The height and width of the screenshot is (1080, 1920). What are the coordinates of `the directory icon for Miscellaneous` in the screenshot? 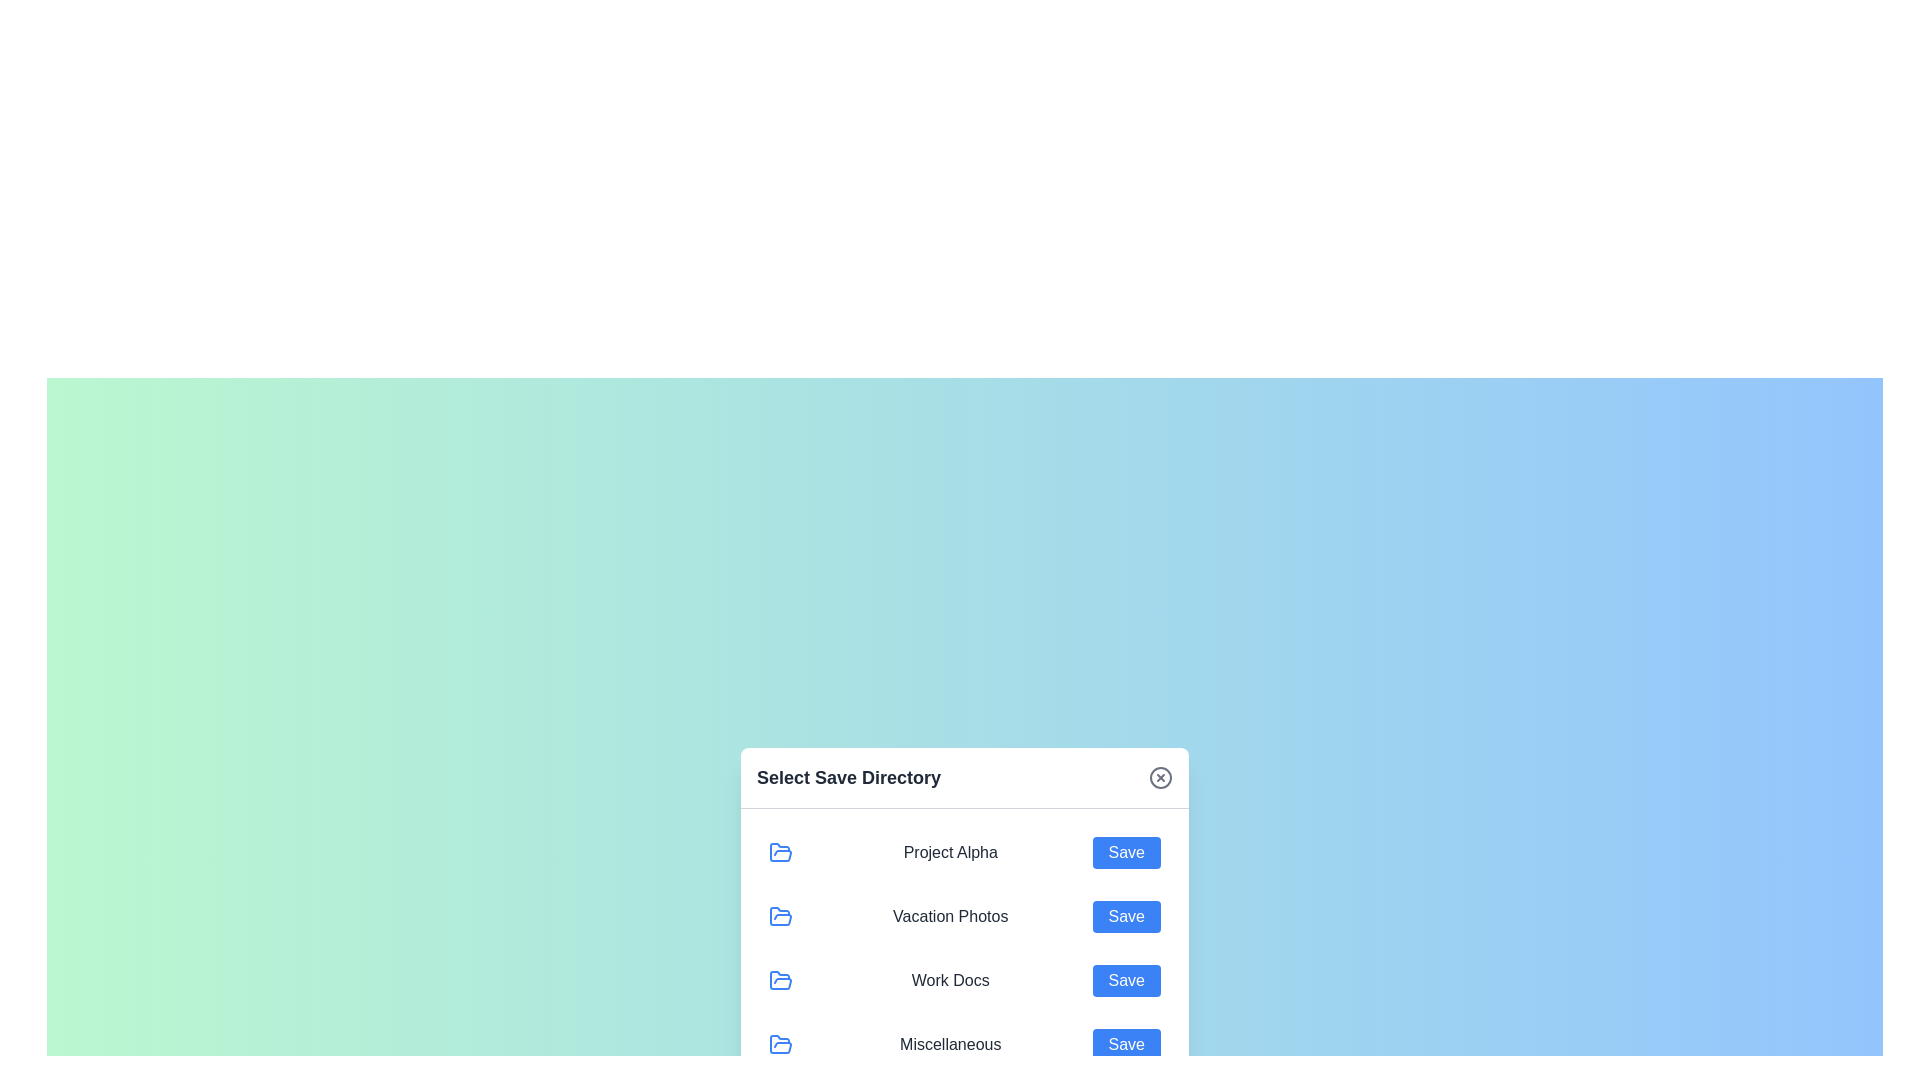 It's located at (780, 1043).